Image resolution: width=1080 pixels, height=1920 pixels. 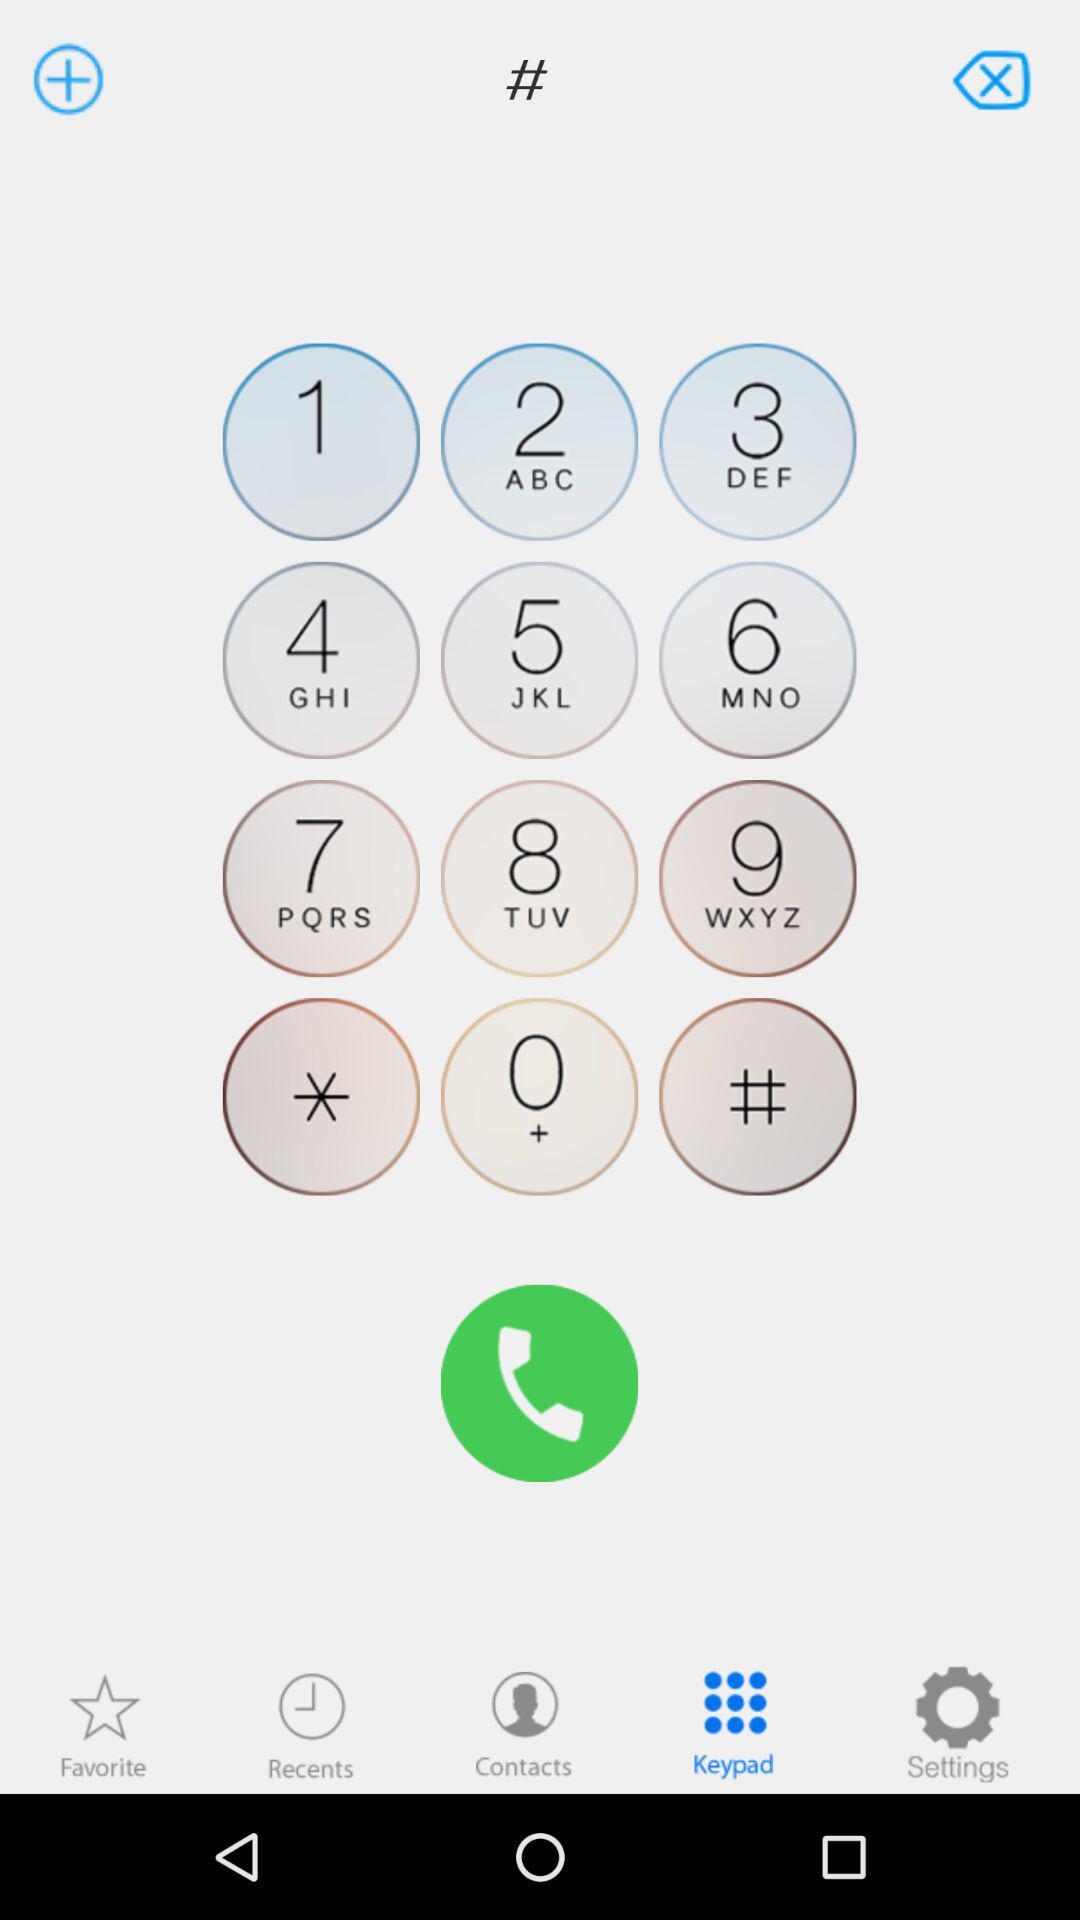 What do you see at coordinates (757, 878) in the screenshot?
I see `dial the number nine` at bounding box center [757, 878].